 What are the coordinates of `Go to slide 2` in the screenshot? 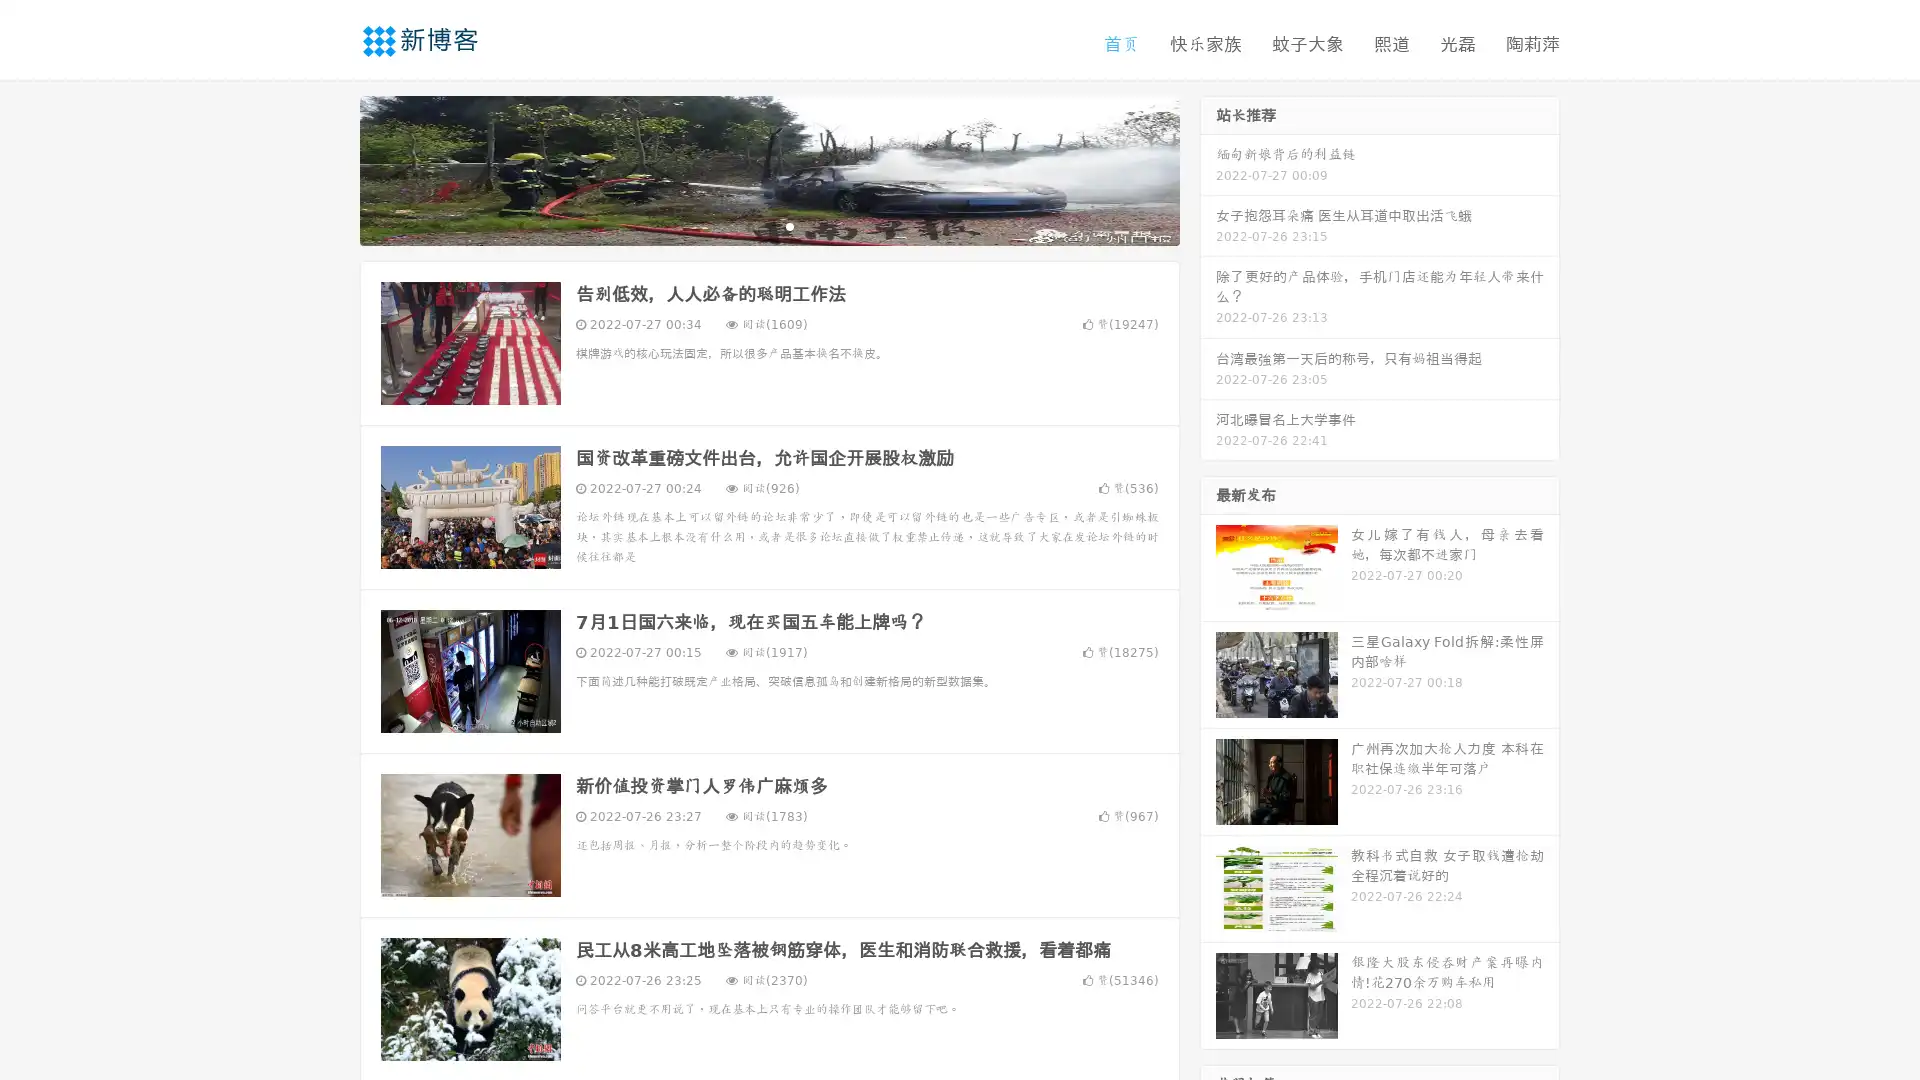 It's located at (768, 225).